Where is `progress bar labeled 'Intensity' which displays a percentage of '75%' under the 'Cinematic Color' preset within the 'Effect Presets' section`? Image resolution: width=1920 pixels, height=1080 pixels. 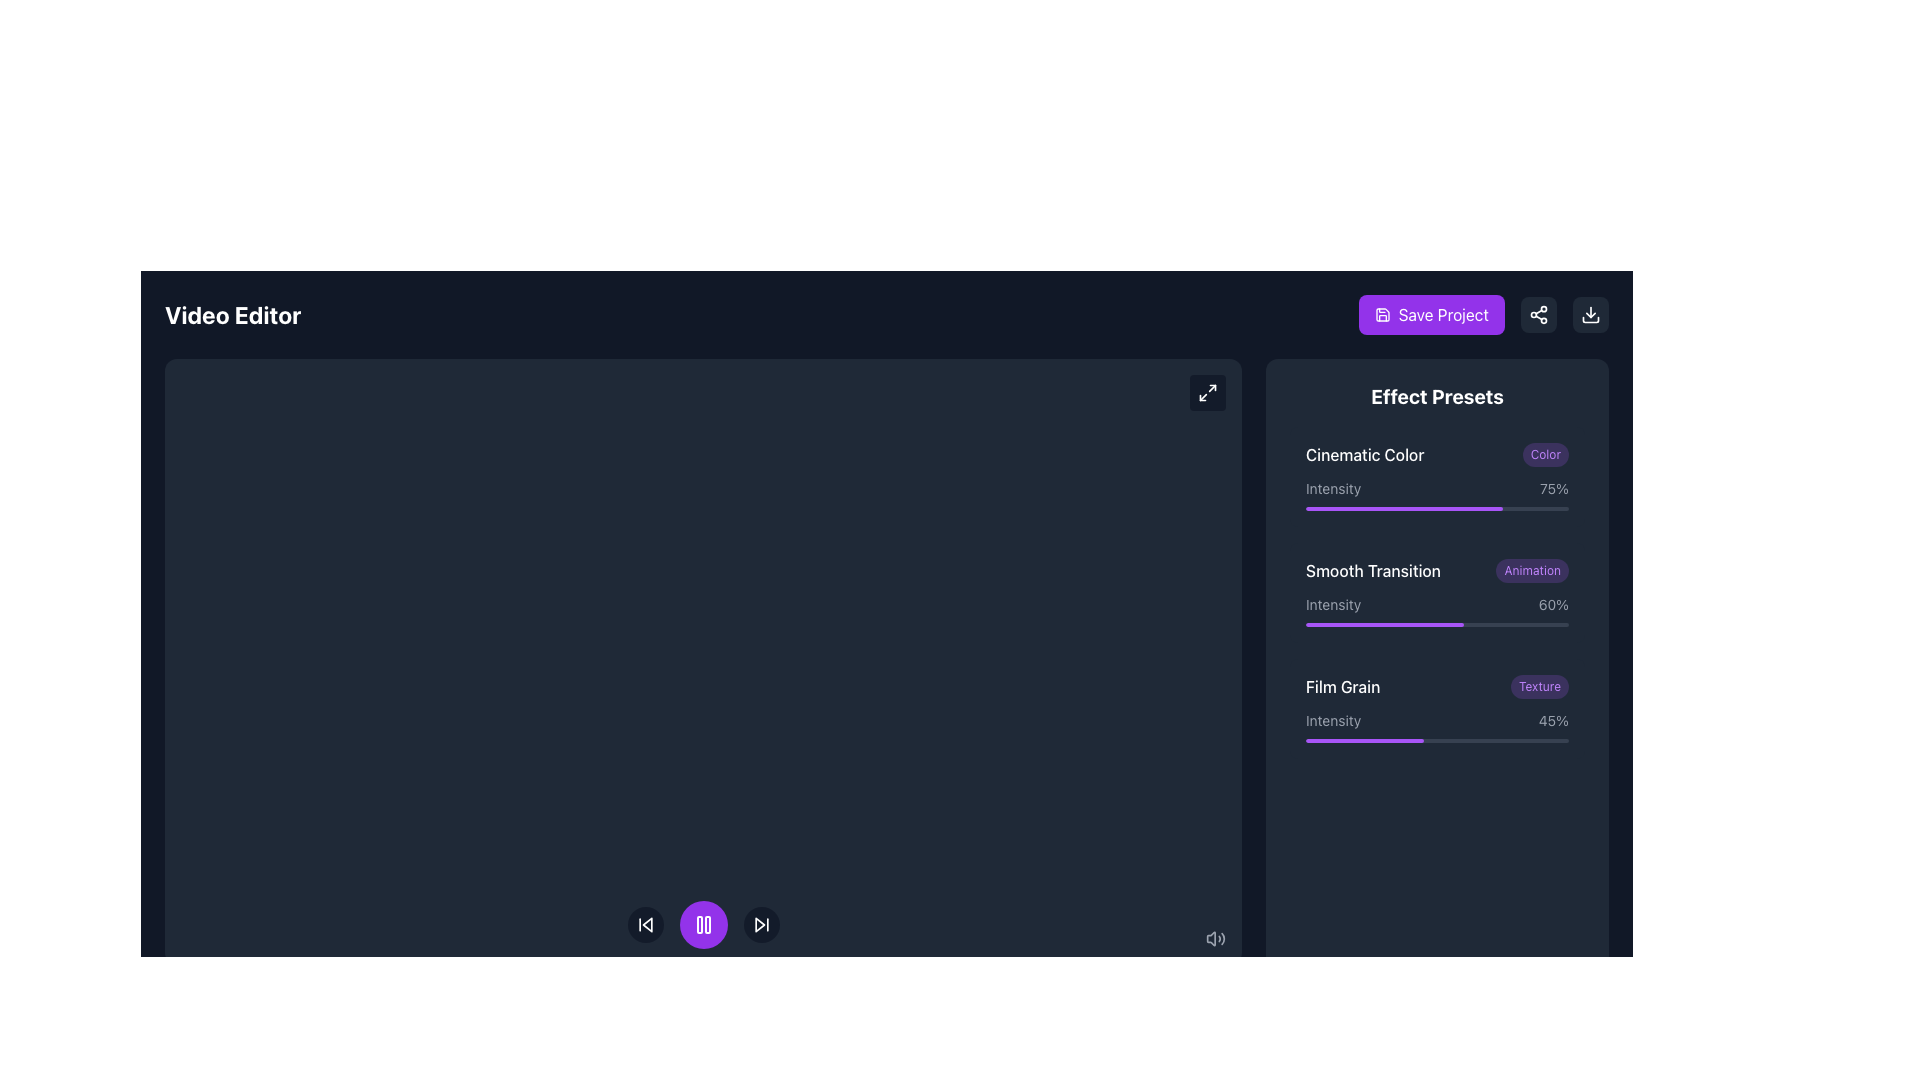 progress bar labeled 'Intensity' which displays a percentage of '75%' under the 'Cinematic Color' preset within the 'Effect Presets' section is located at coordinates (1436, 494).